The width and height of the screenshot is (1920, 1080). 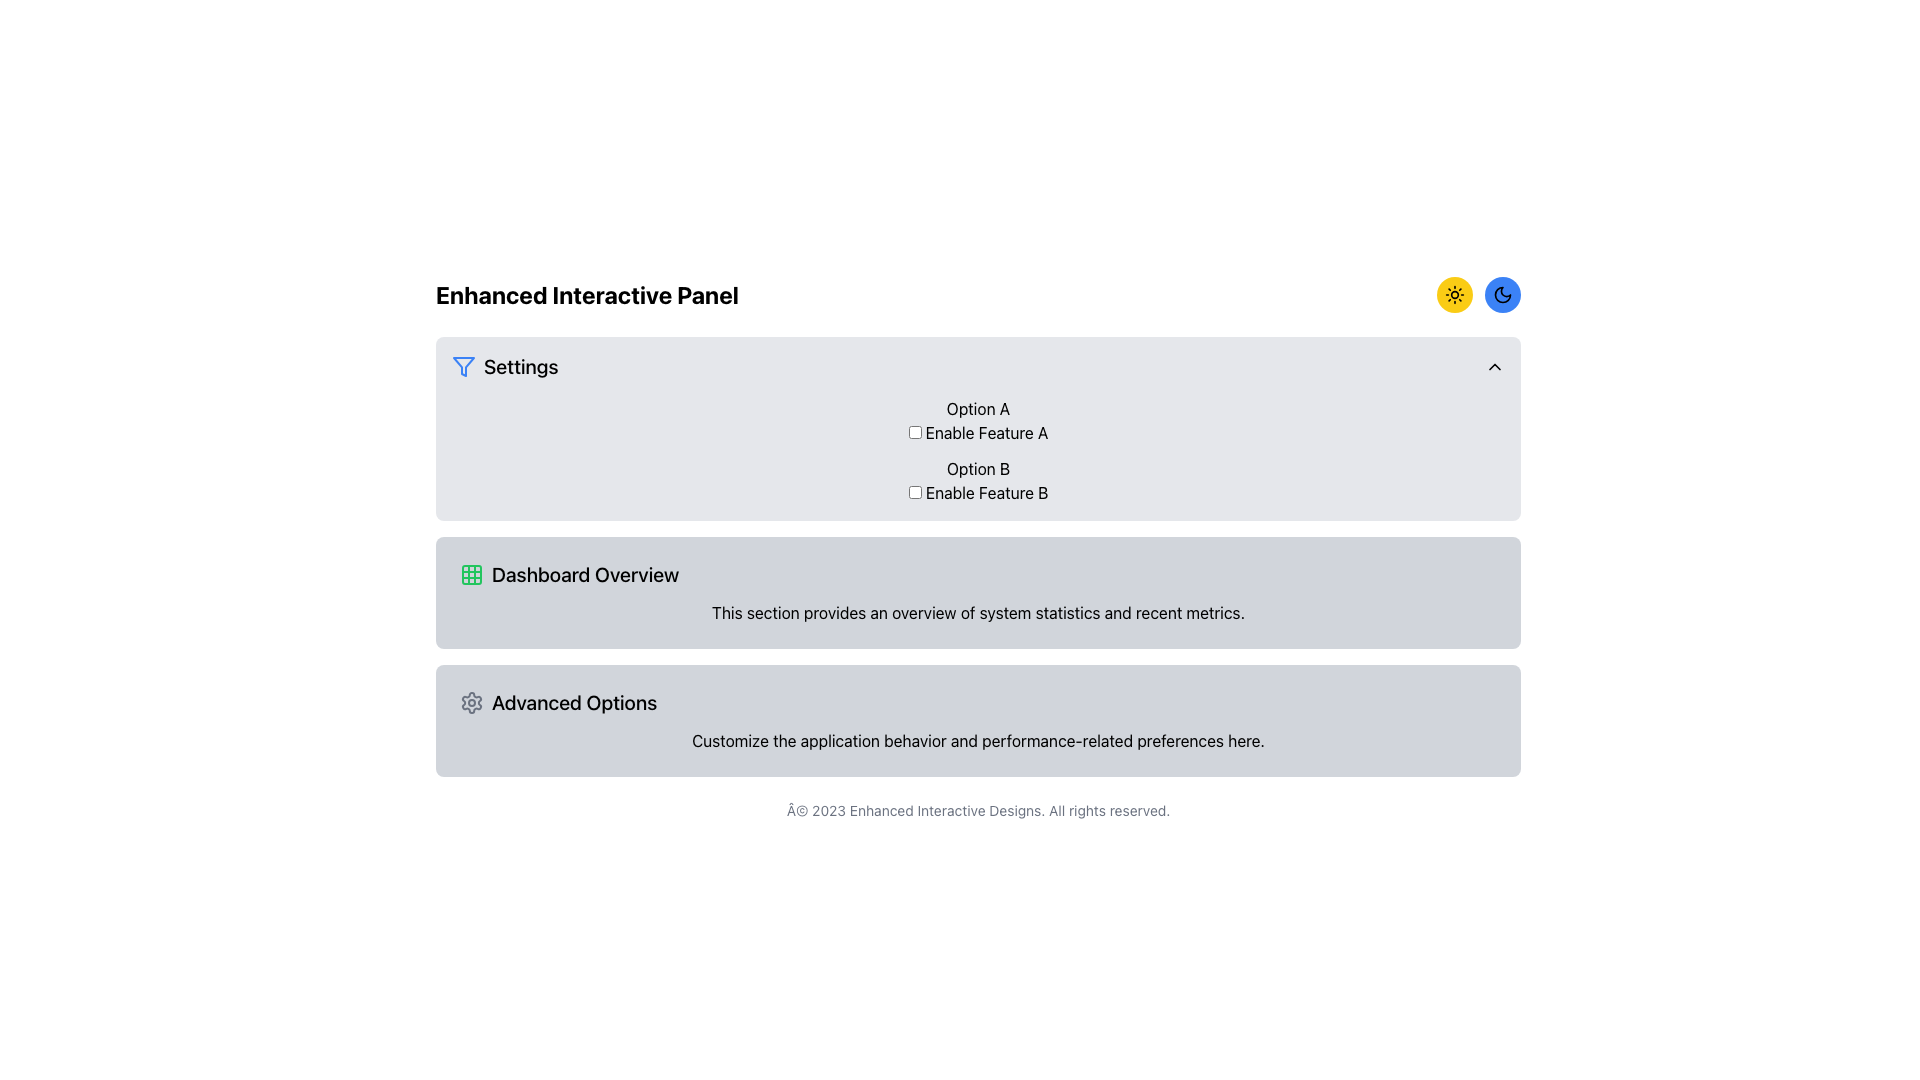 What do you see at coordinates (1494, 366) in the screenshot?
I see `the triangular-shaped icon pointing upwards in the 'Settings' panel` at bounding box center [1494, 366].